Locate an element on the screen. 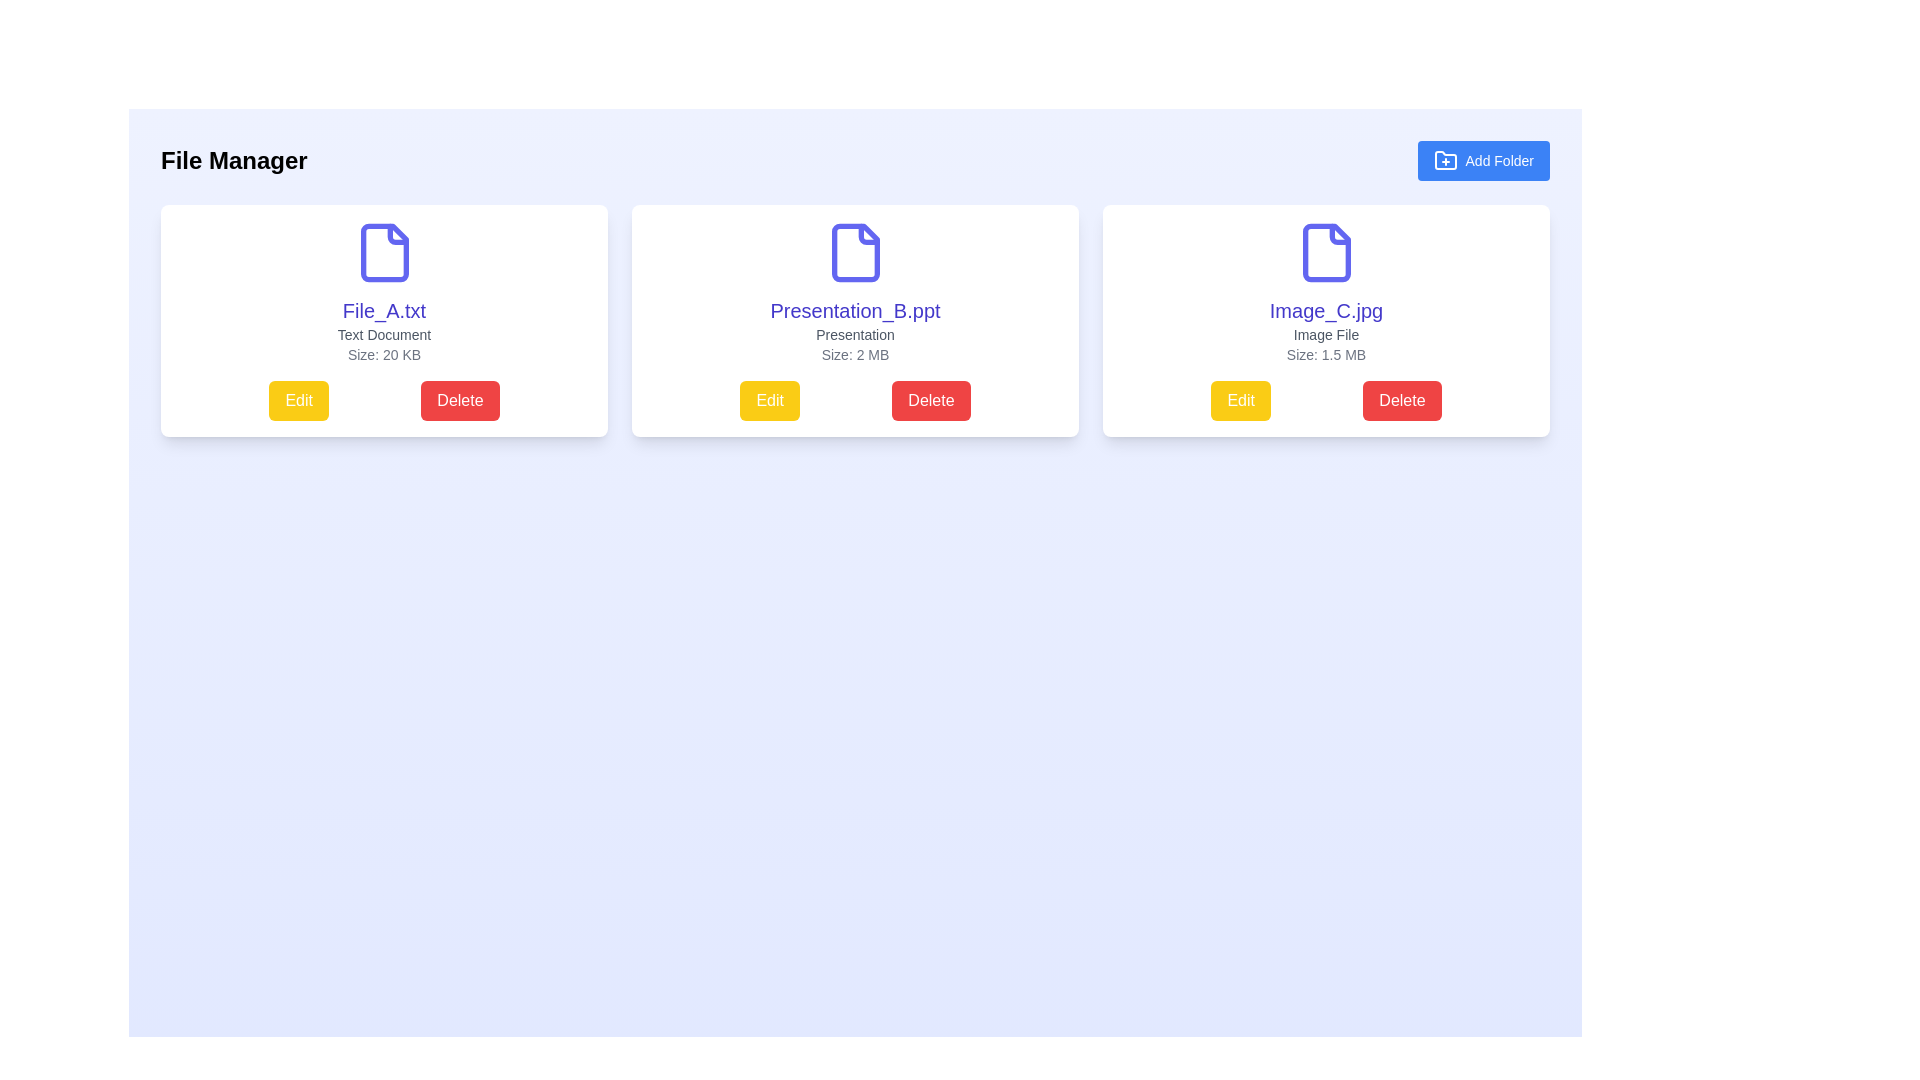  the static text element displaying 'Image File' which is located at the center-bottom of the card for the file 'Image_C.jpg' is located at coordinates (1326, 334).